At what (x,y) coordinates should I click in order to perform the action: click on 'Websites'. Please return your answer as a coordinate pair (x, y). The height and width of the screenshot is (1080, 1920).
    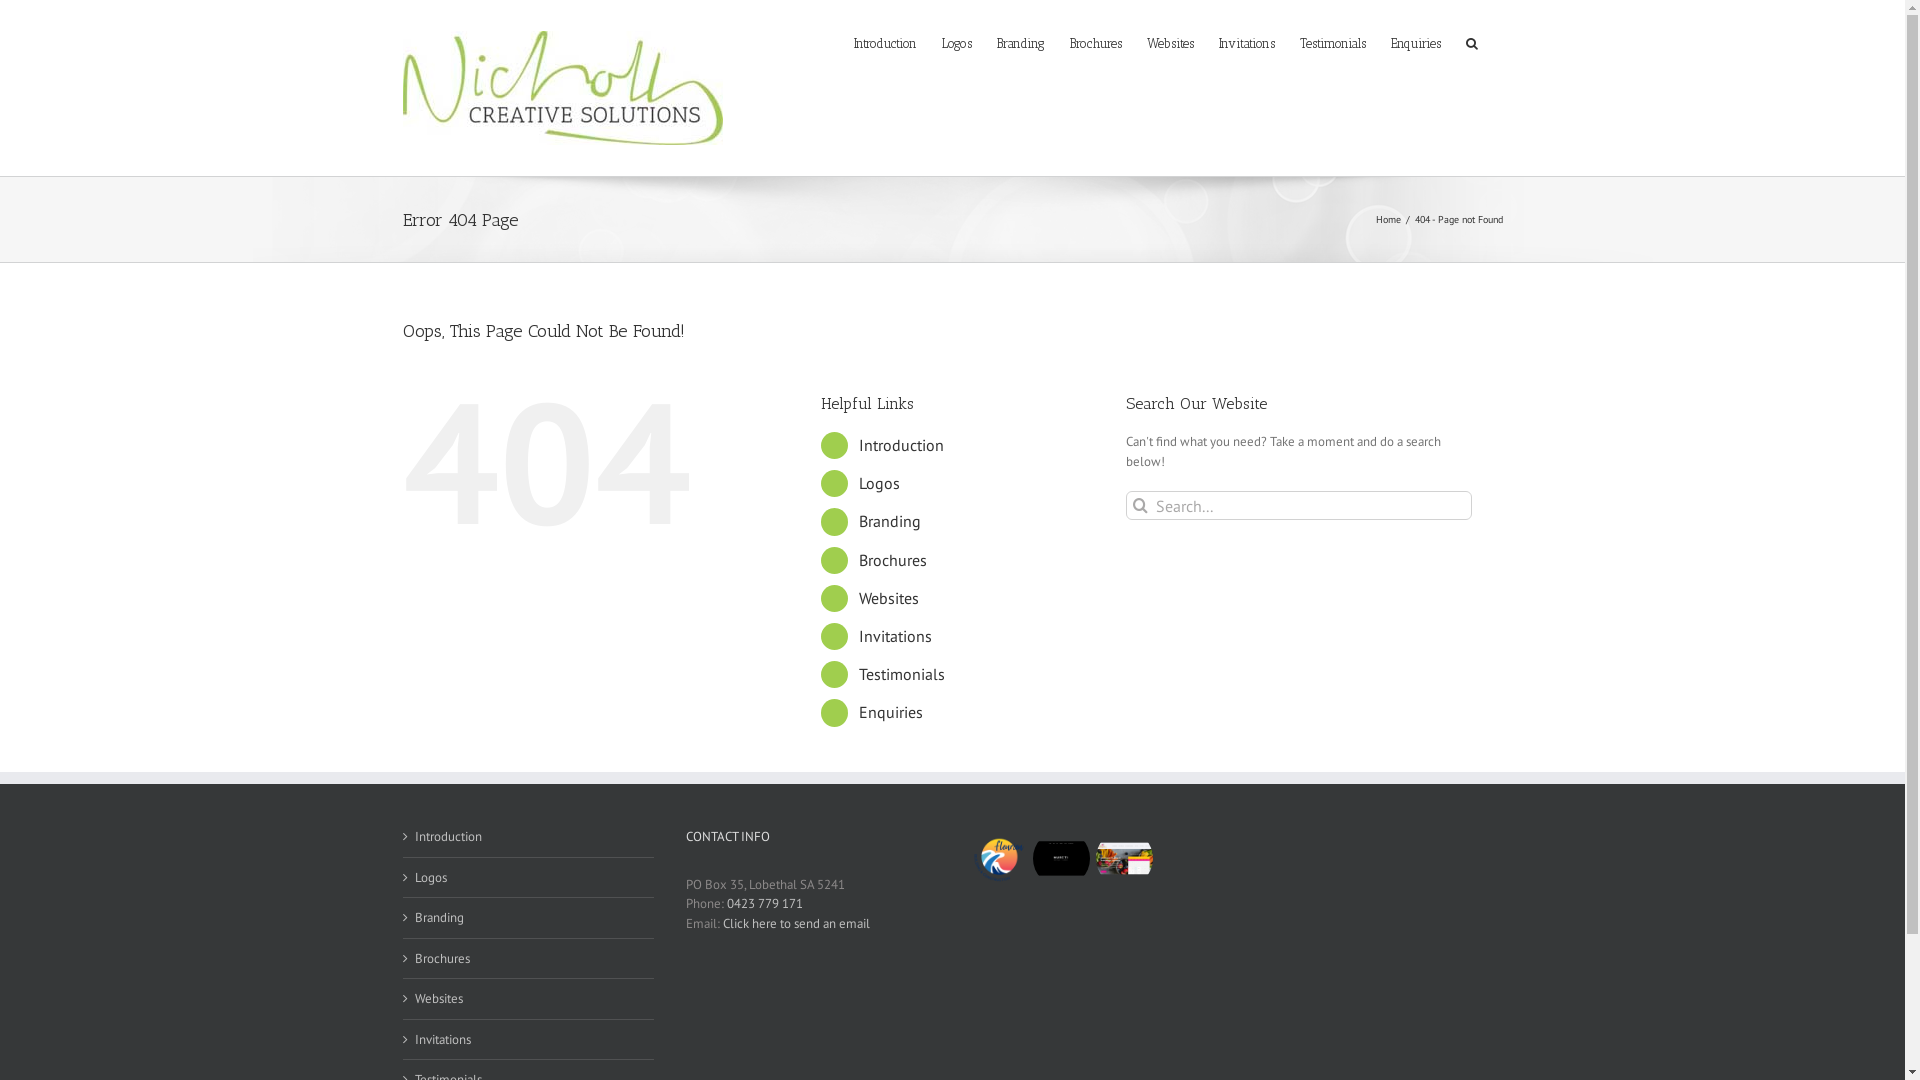
    Looking at the image, I should click on (1169, 42).